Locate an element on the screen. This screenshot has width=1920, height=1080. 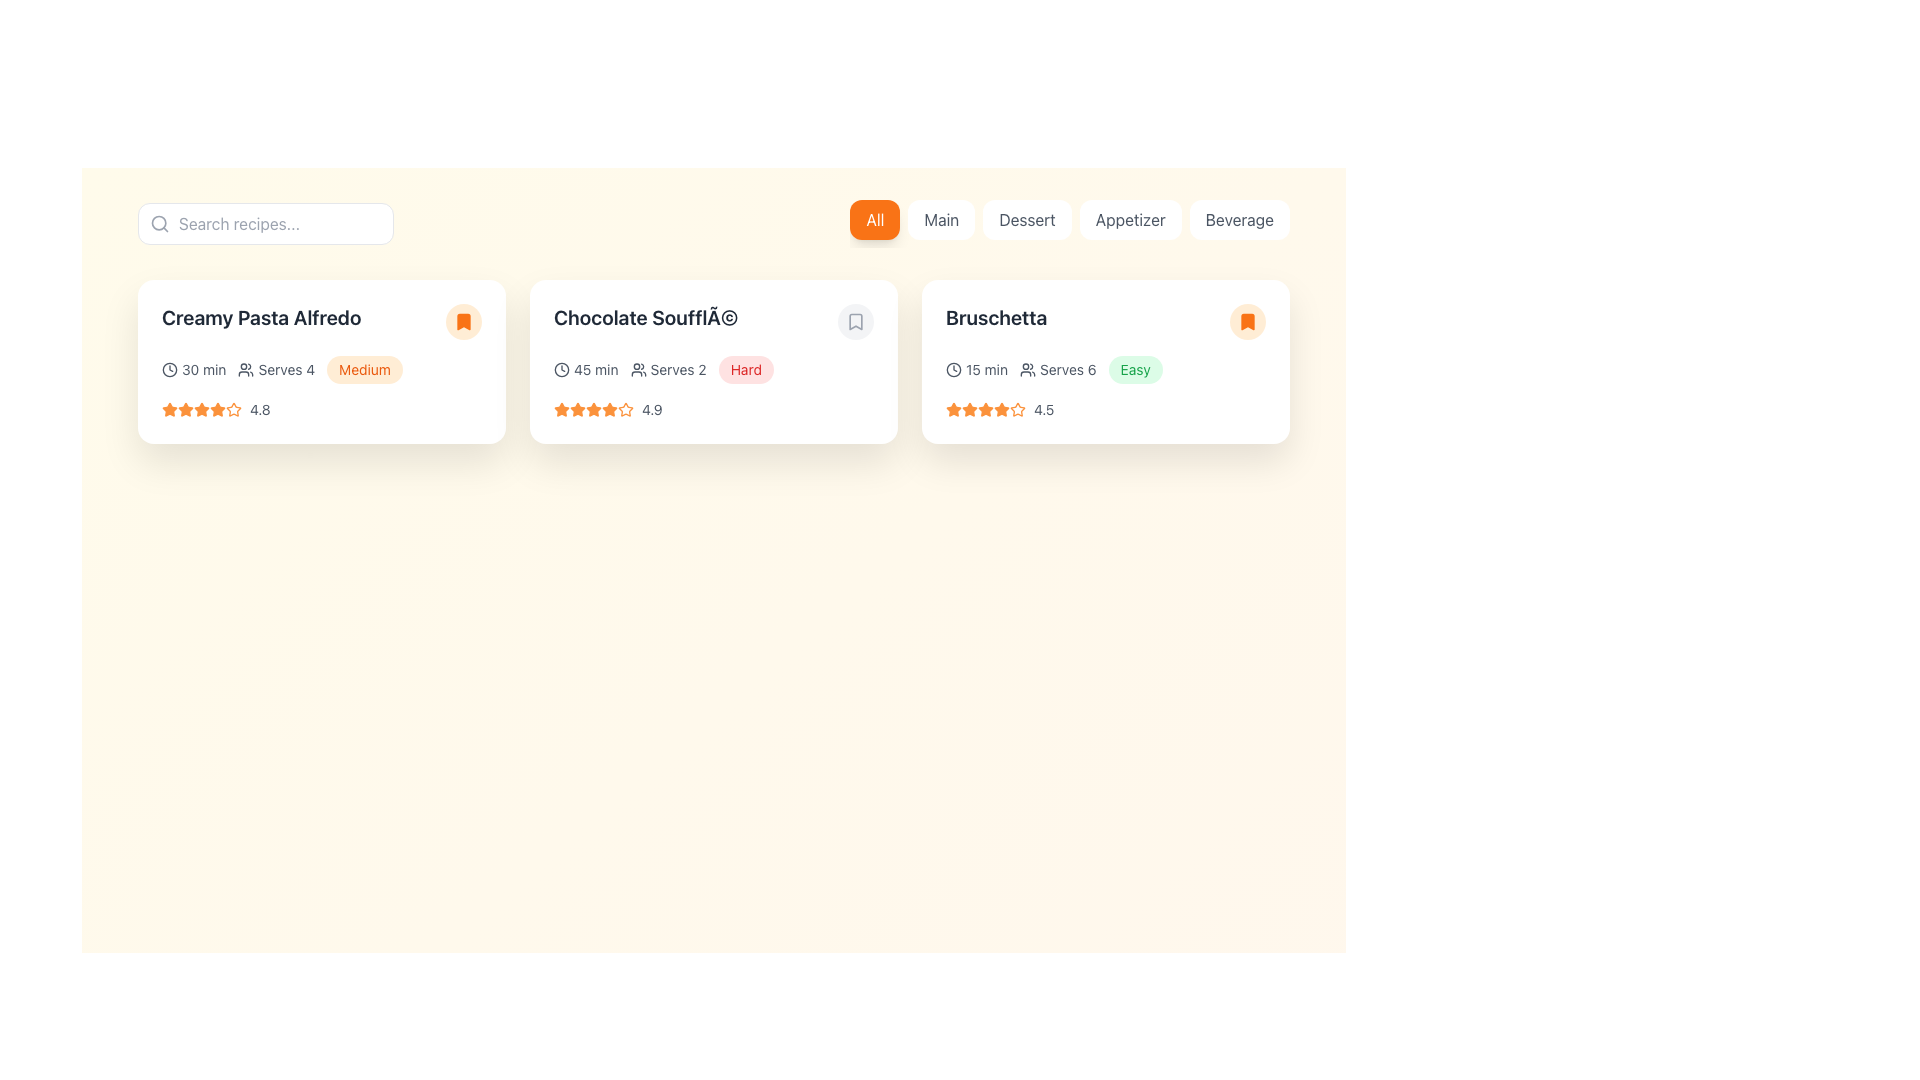
the bookmark icon located at the top-right corner of the 'Chocolate Soufflé' card is located at coordinates (855, 320).